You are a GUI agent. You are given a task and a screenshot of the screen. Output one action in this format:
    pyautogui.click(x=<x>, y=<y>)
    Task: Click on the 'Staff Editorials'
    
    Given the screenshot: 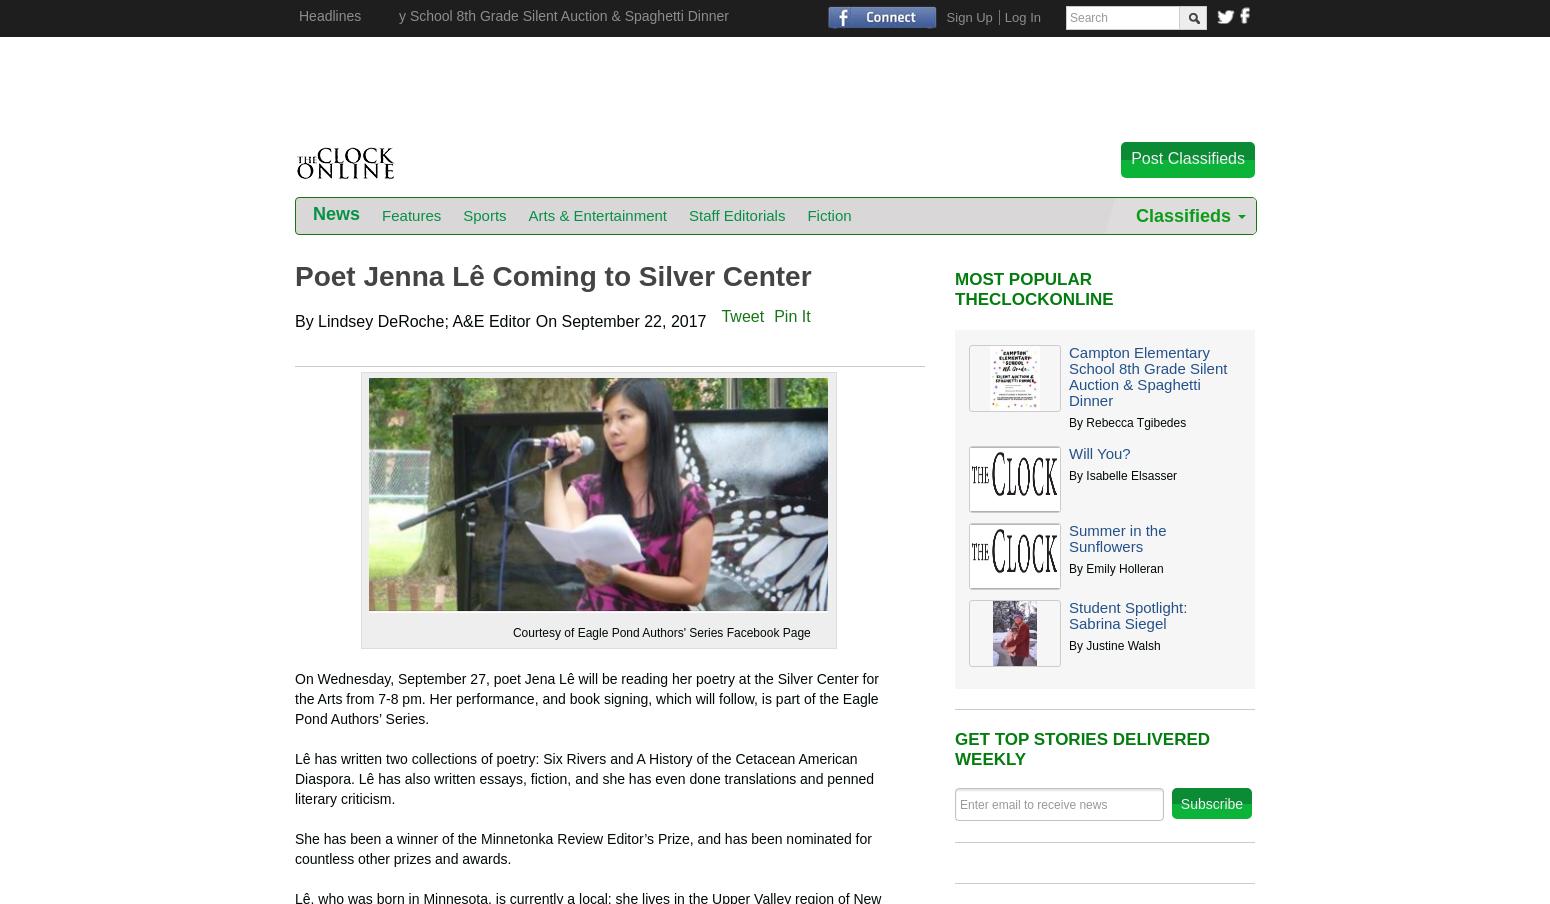 What is the action you would take?
    pyautogui.click(x=737, y=215)
    